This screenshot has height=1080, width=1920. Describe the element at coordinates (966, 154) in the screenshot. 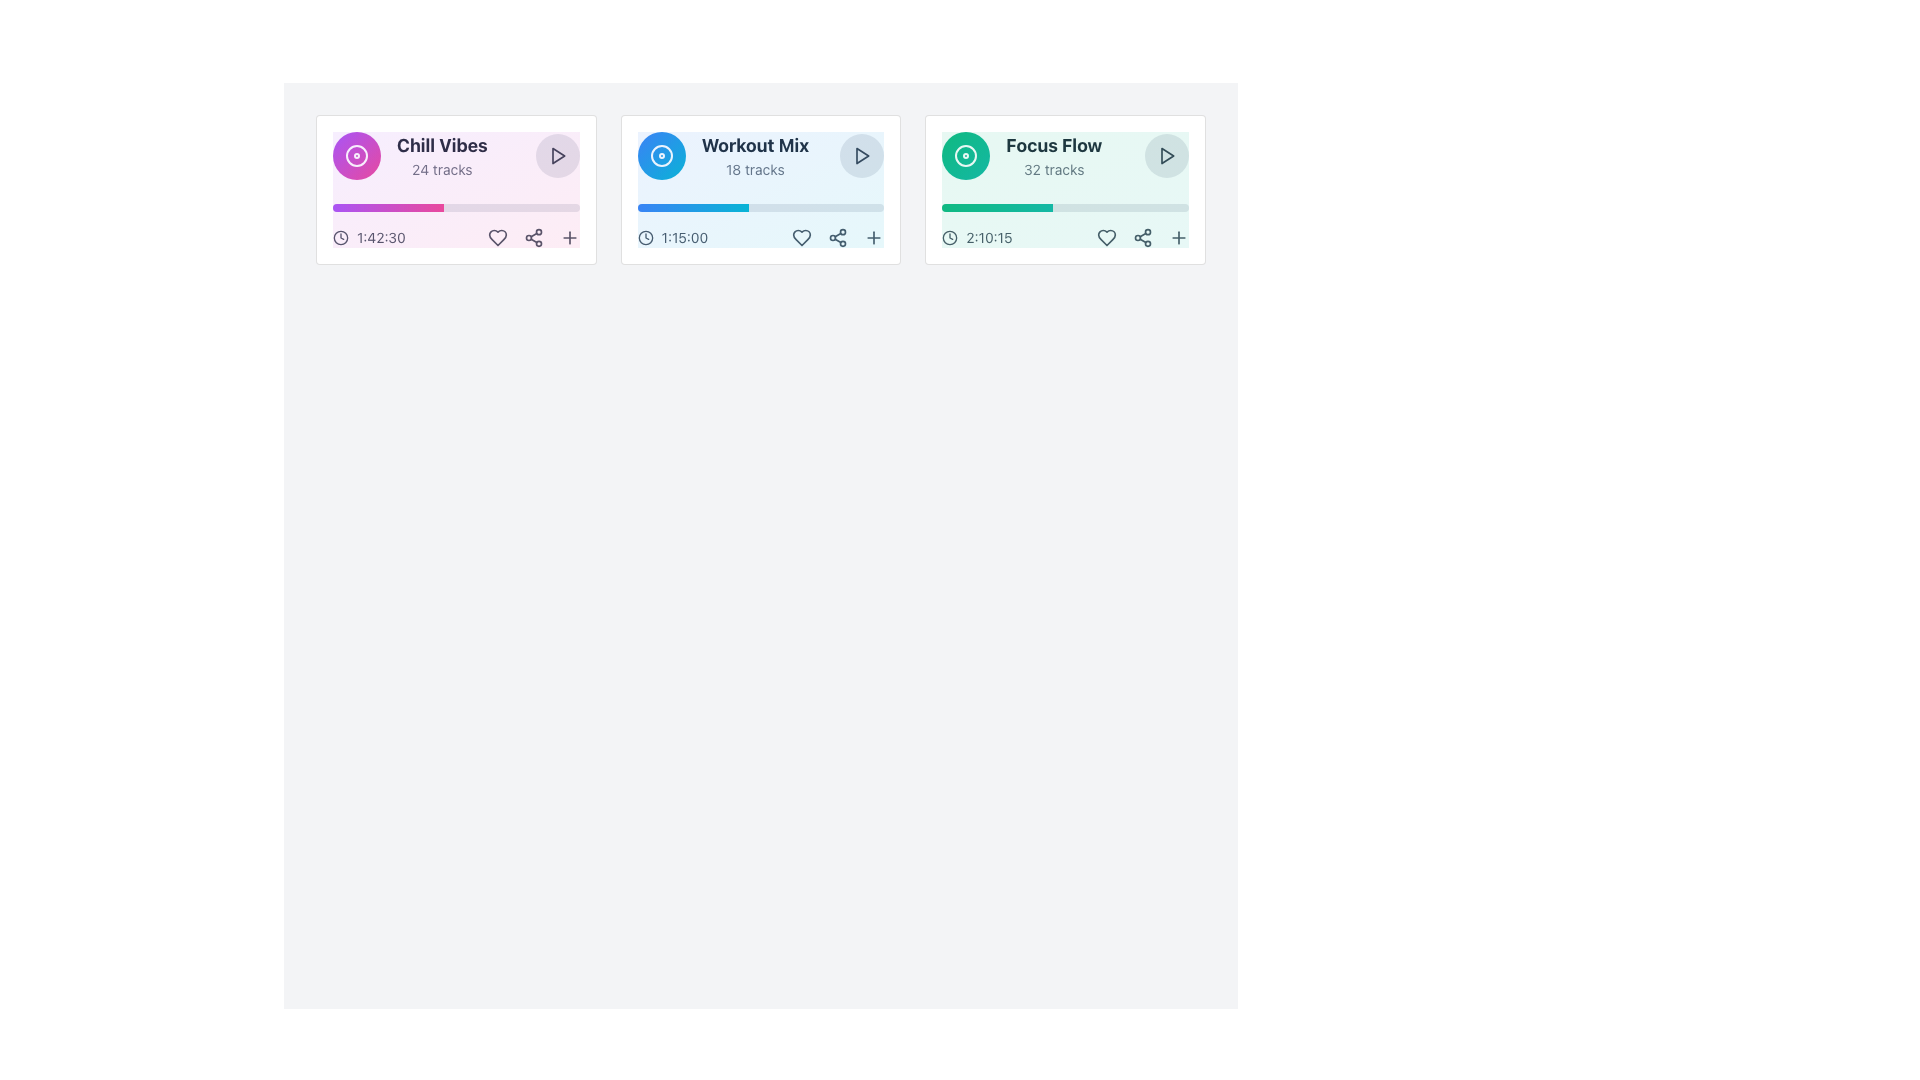

I see `the decorative loading icon located at the center of the green-and-white gradient circular background within the 'Focus Flow' card` at that location.